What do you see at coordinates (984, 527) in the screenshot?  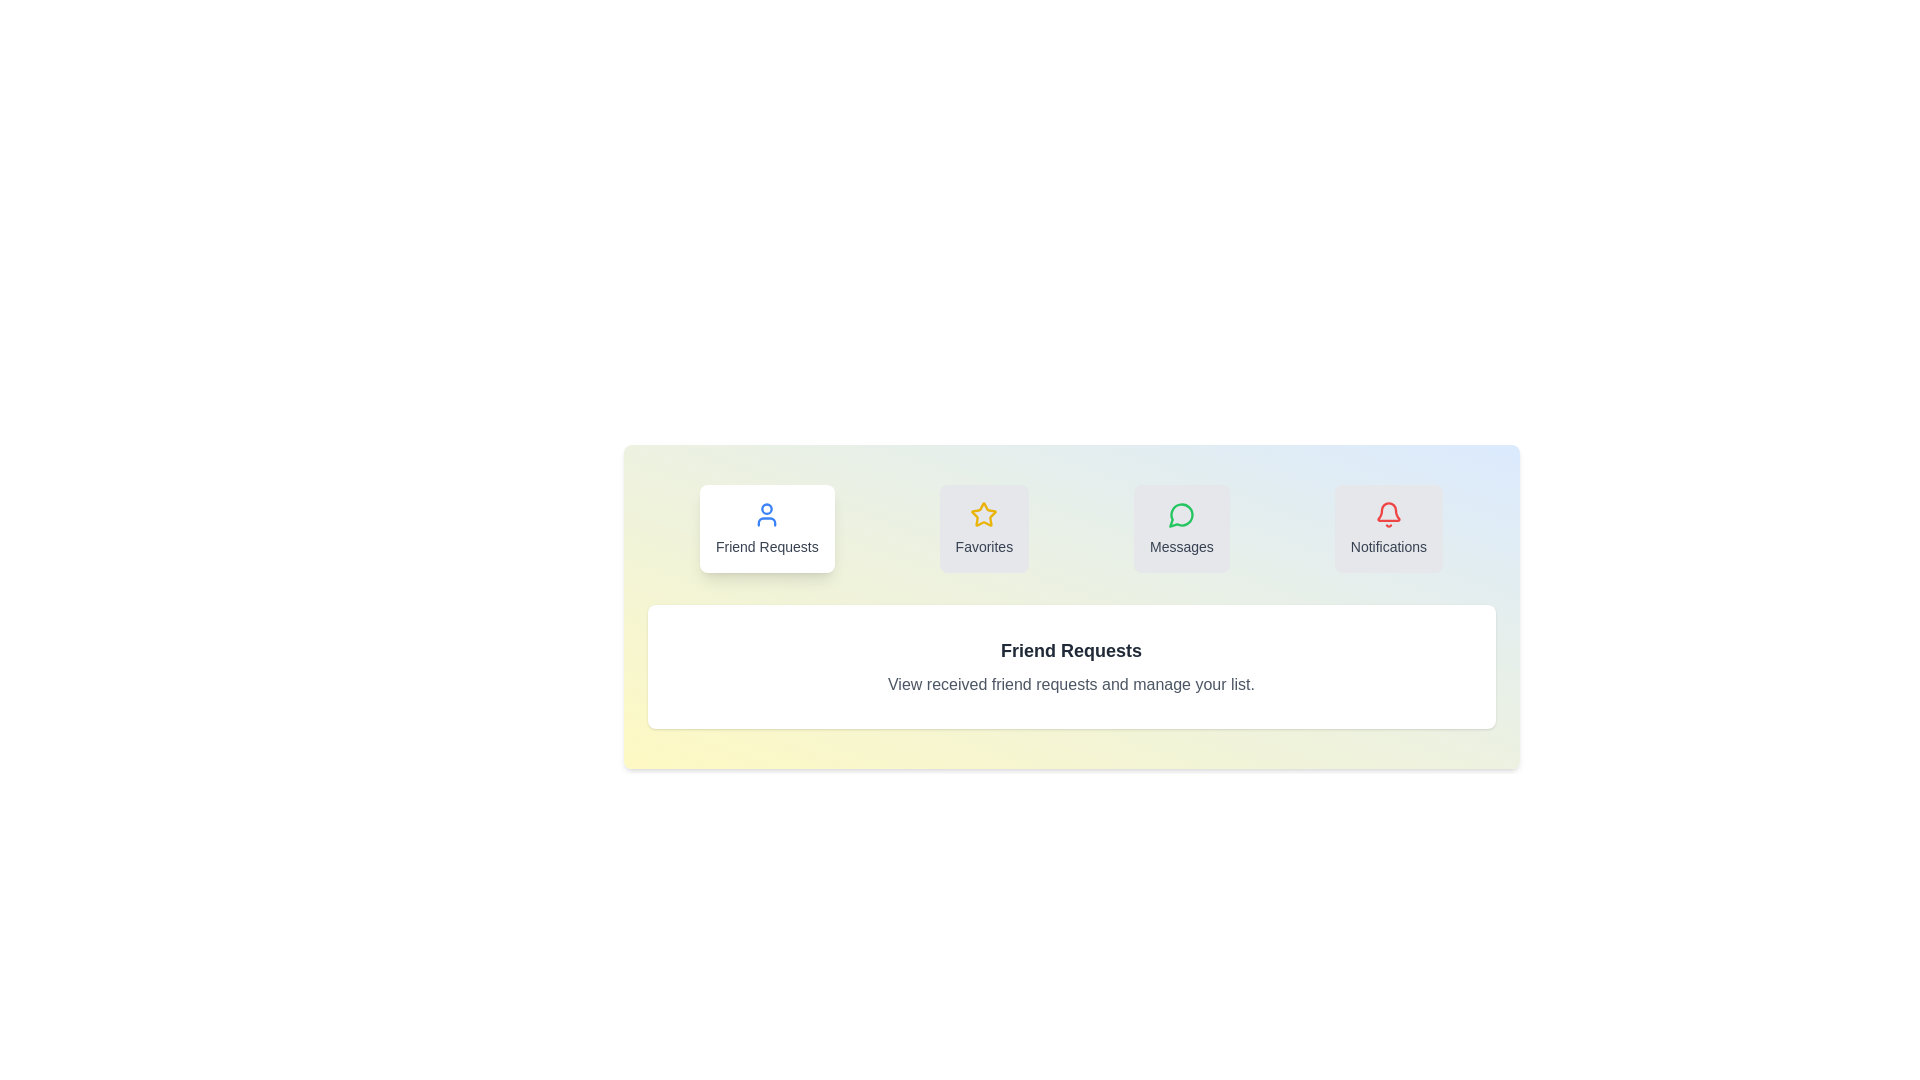 I see `the 'Favorites' tab to switch the active category` at bounding box center [984, 527].